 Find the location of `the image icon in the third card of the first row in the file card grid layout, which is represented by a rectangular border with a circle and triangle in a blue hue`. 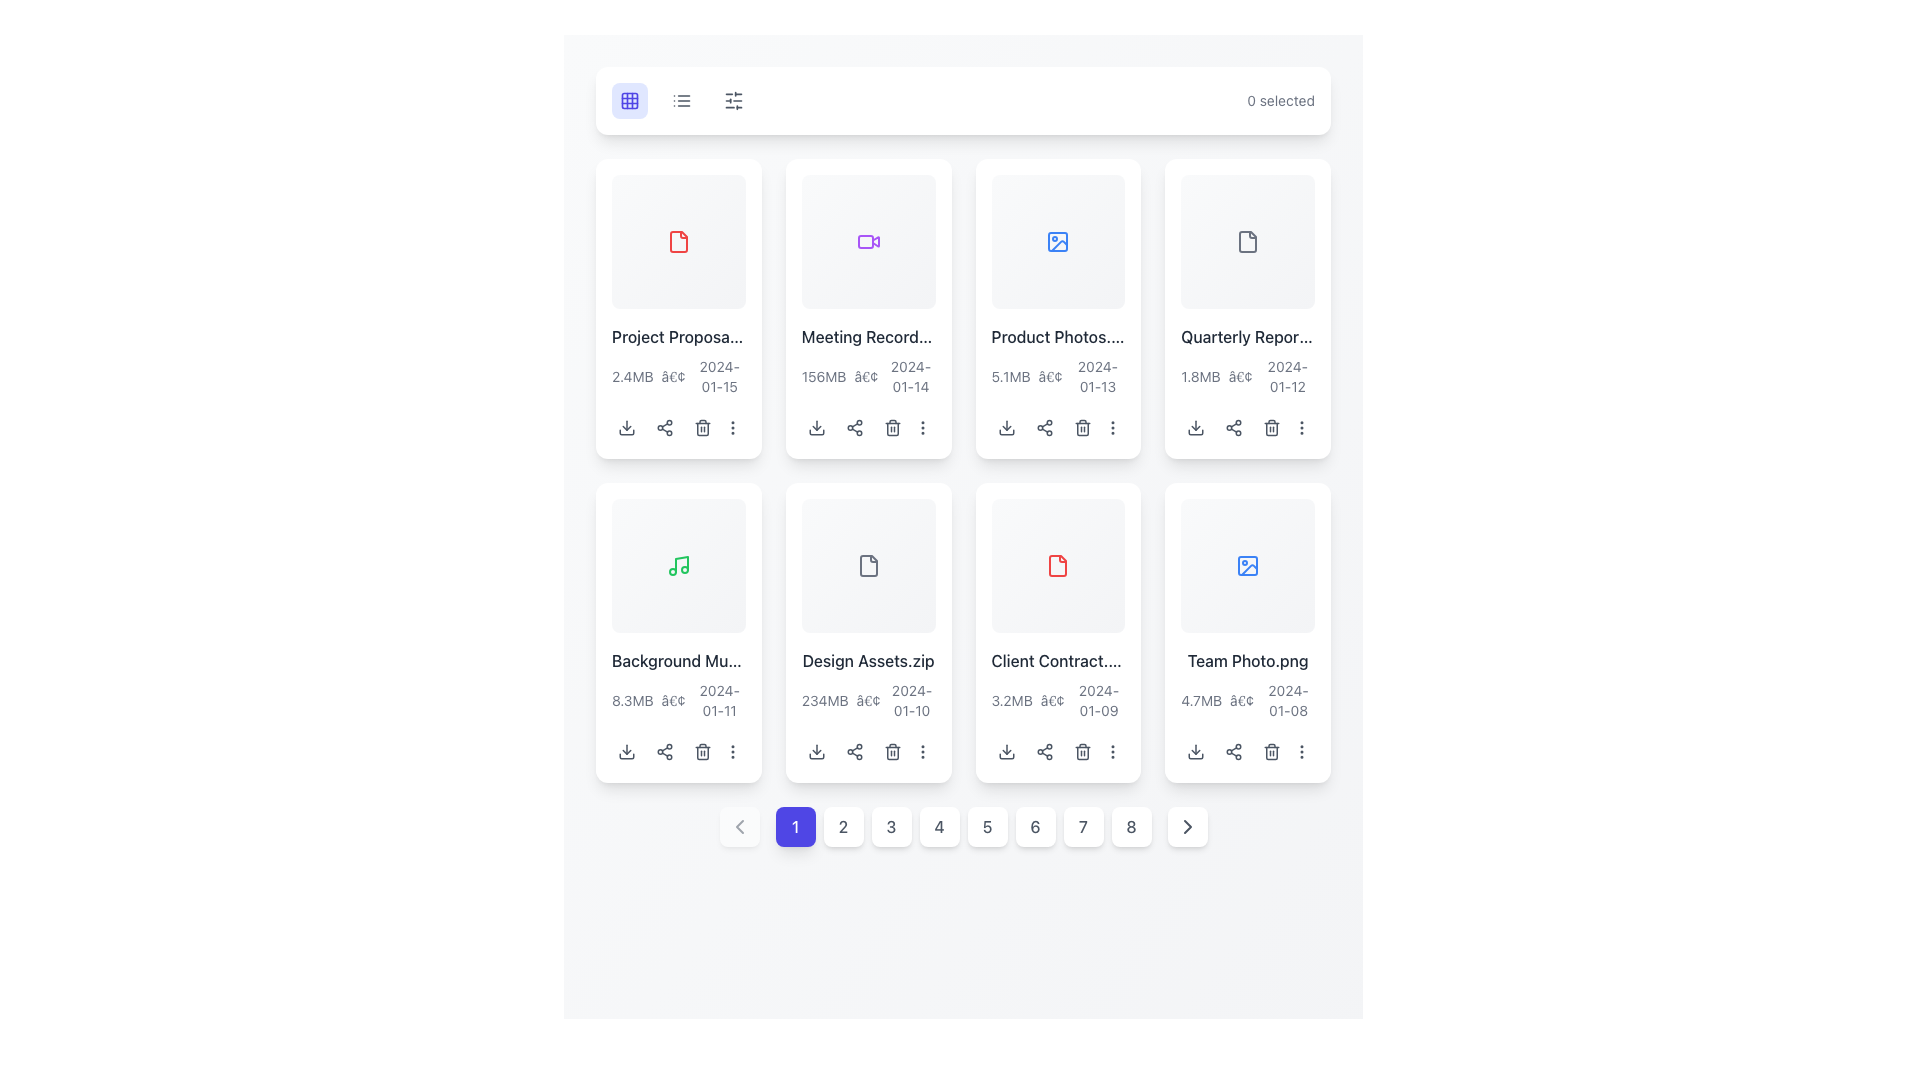

the image icon in the third card of the first row in the file card grid layout, which is represented by a rectangular border with a circle and triangle in a blue hue is located at coordinates (1057, 240).